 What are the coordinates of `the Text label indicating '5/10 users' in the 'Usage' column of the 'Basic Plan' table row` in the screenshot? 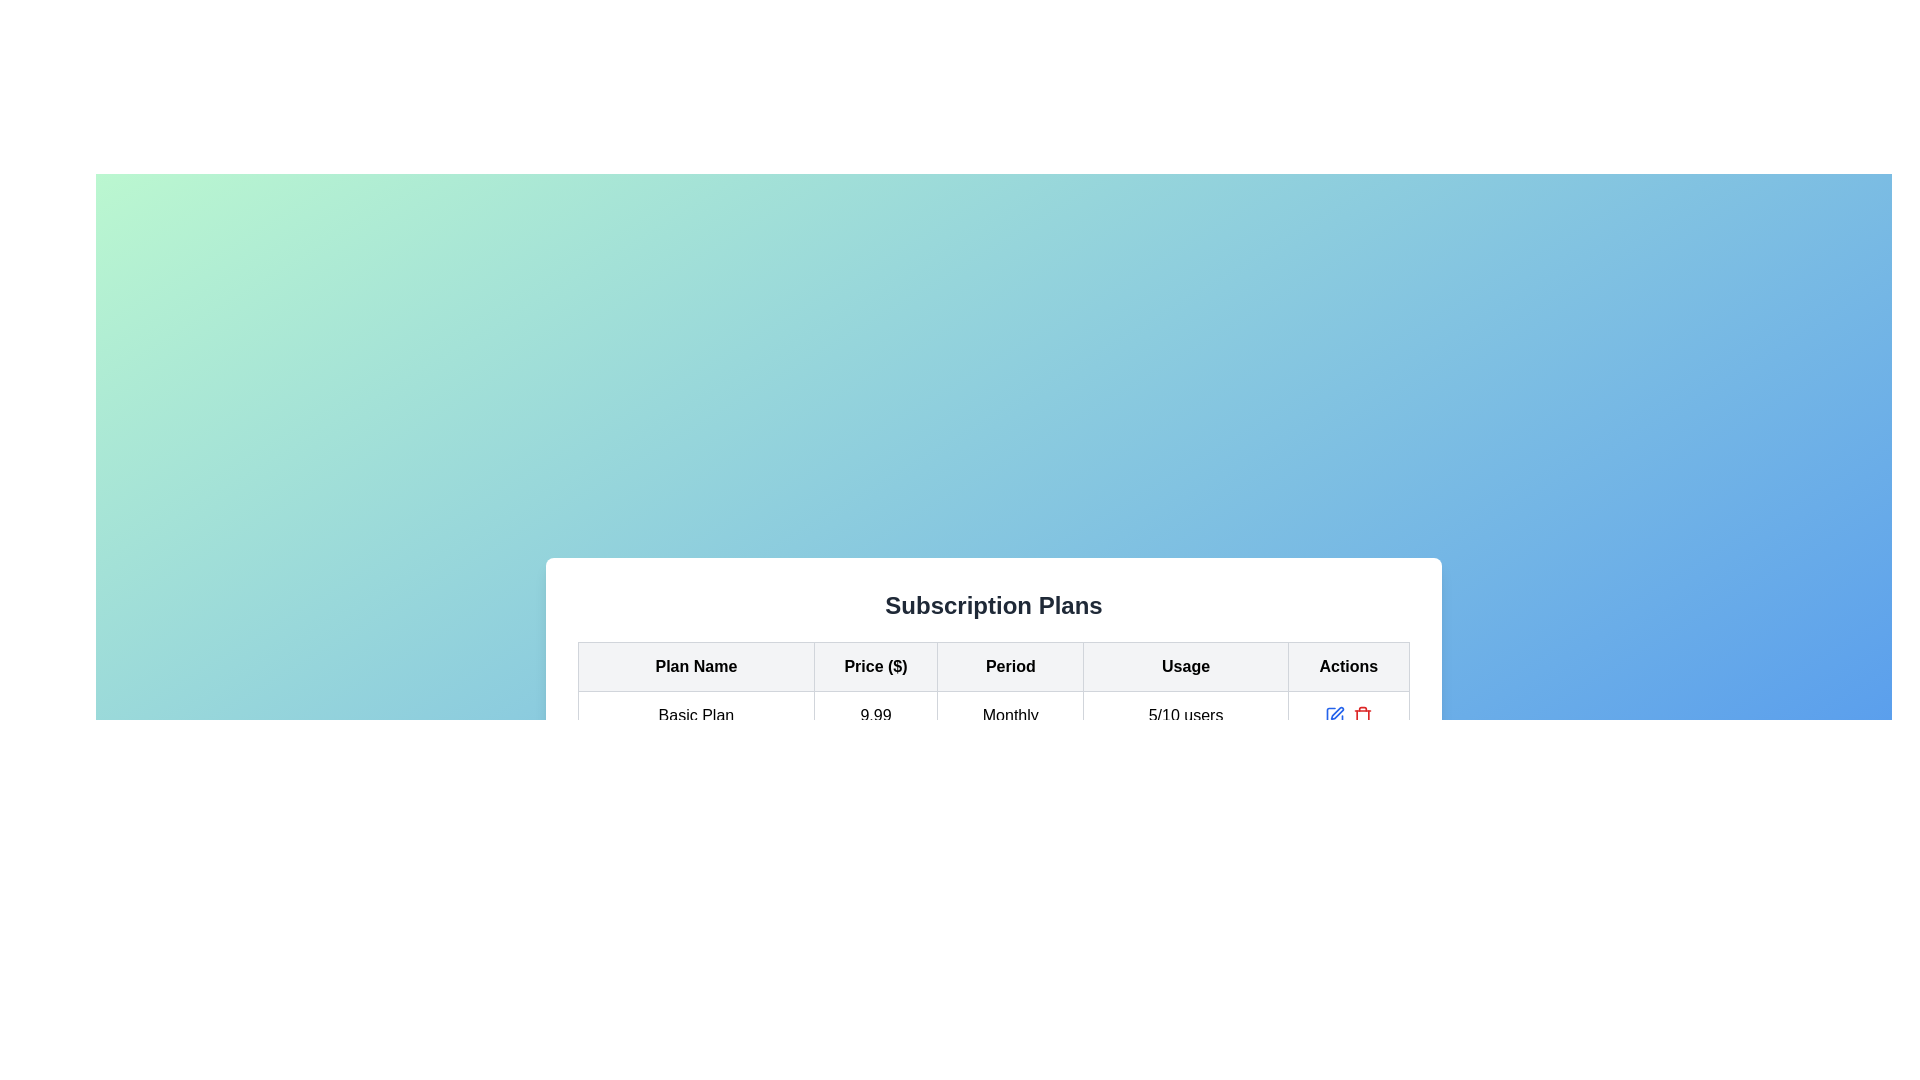 It's located at (1185, 714).